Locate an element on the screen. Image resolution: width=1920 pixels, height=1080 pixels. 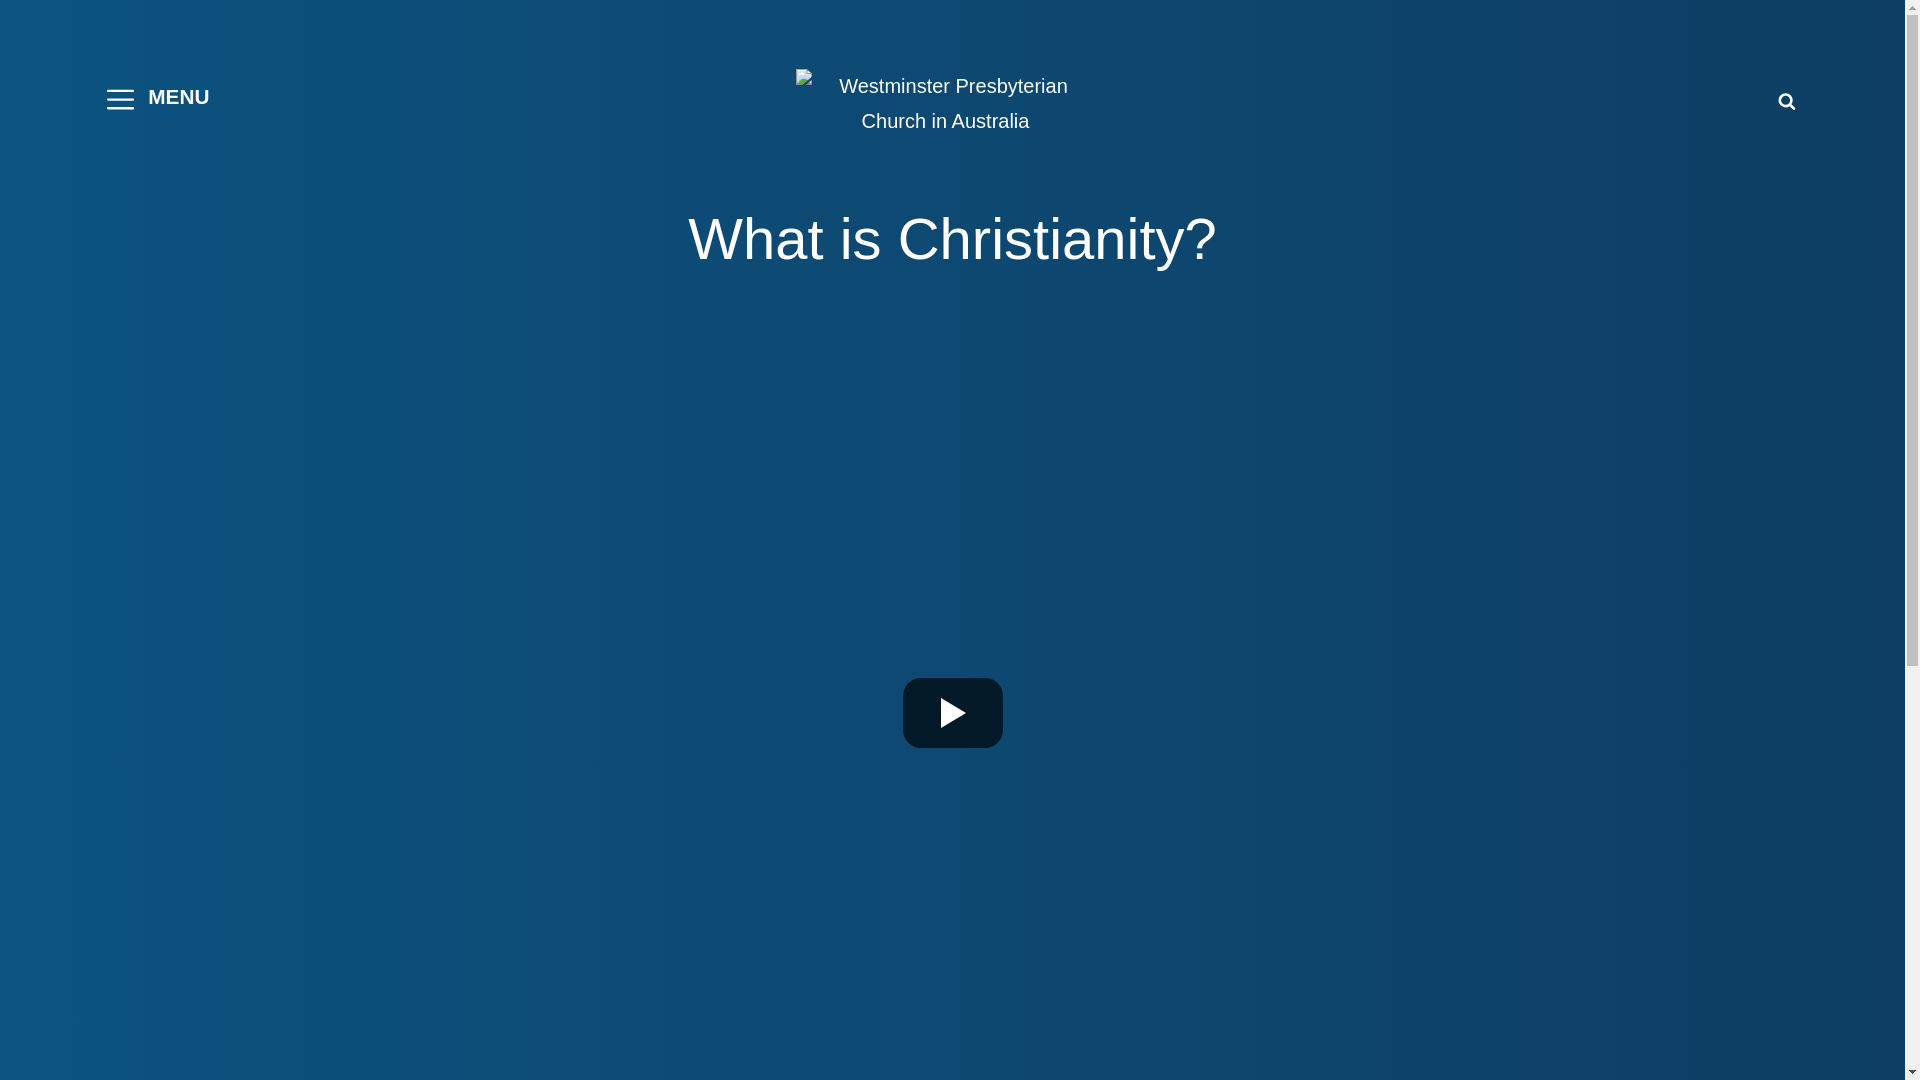
'MENU' is located at coordinates (157, 99).